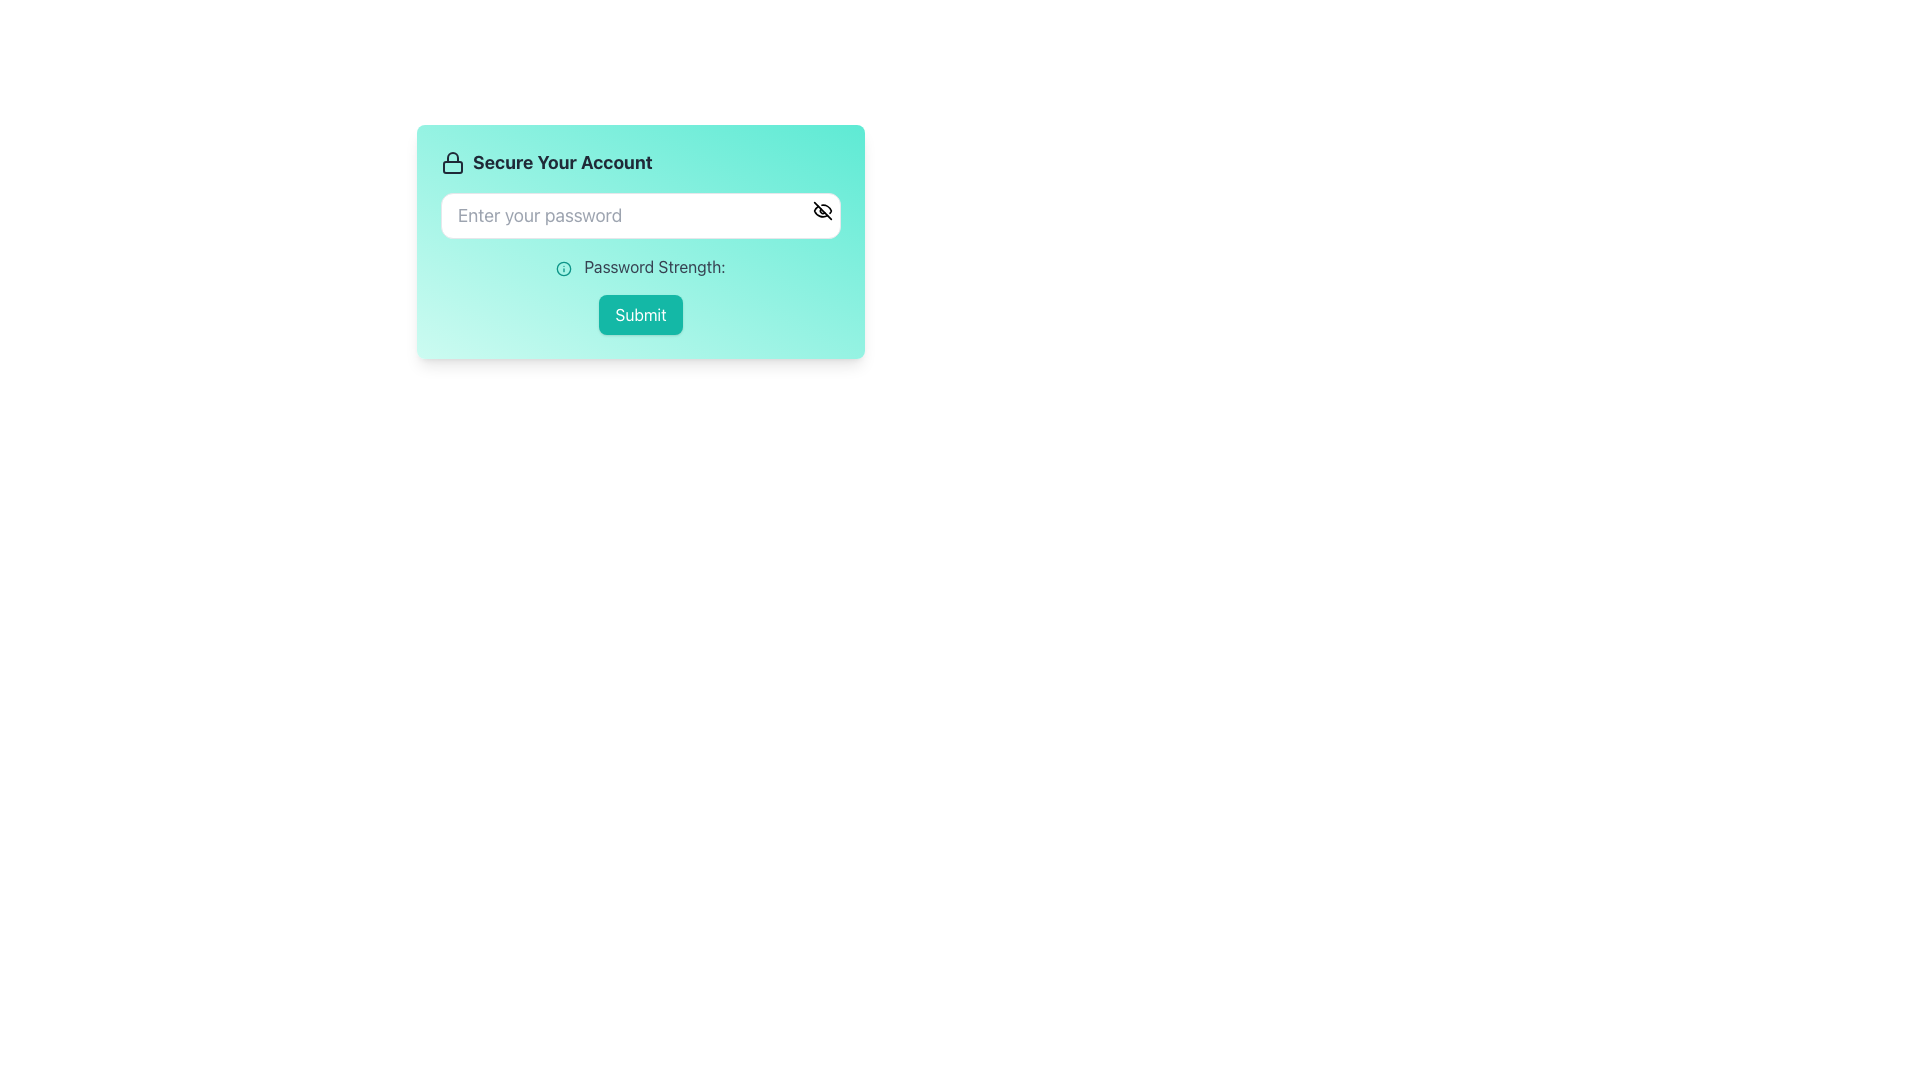 The height and width of the screenshot is (1080, 1920). What do you see at coordinates (640, 315) in the screenshot?
I see `the 'Submit' button, which has a teal background and white text, to change its background color` at bounding box center [640, 315].